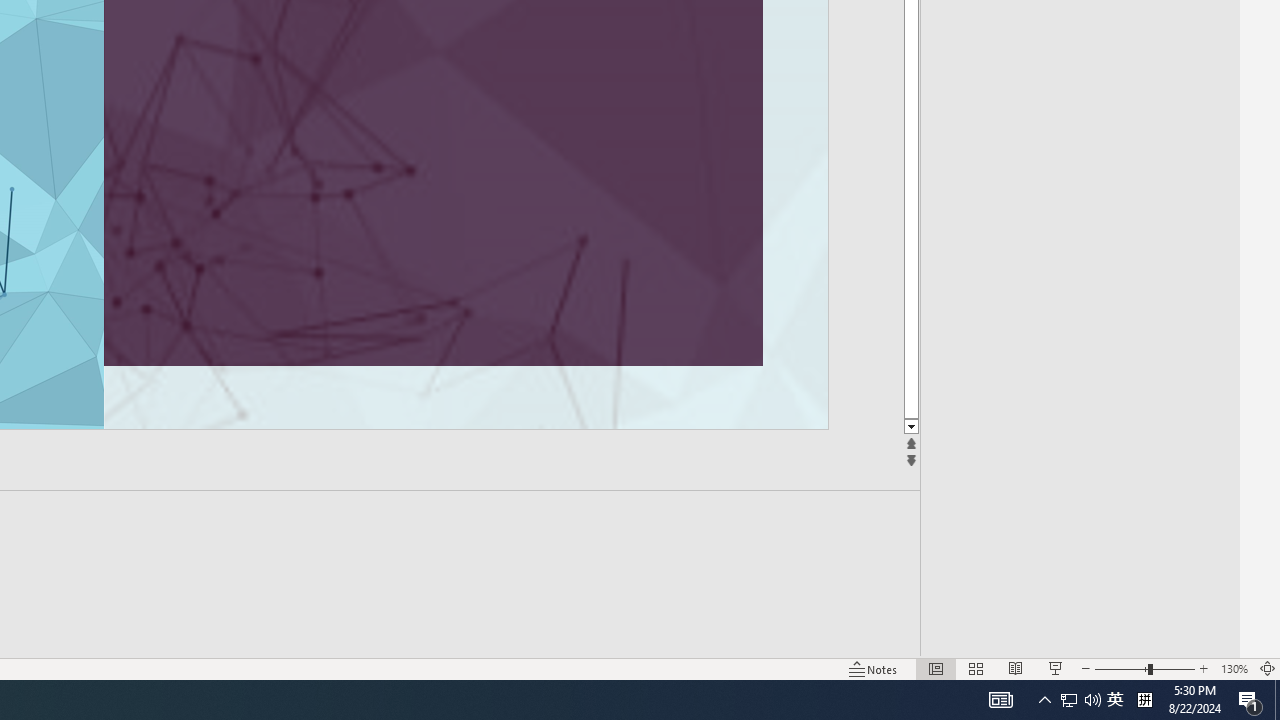 The image size is (1280, 720). What do you see at coordinates (976, 669) in the screenshot?
I see `'Slide Sorter'` at bounding box center [976, 669].